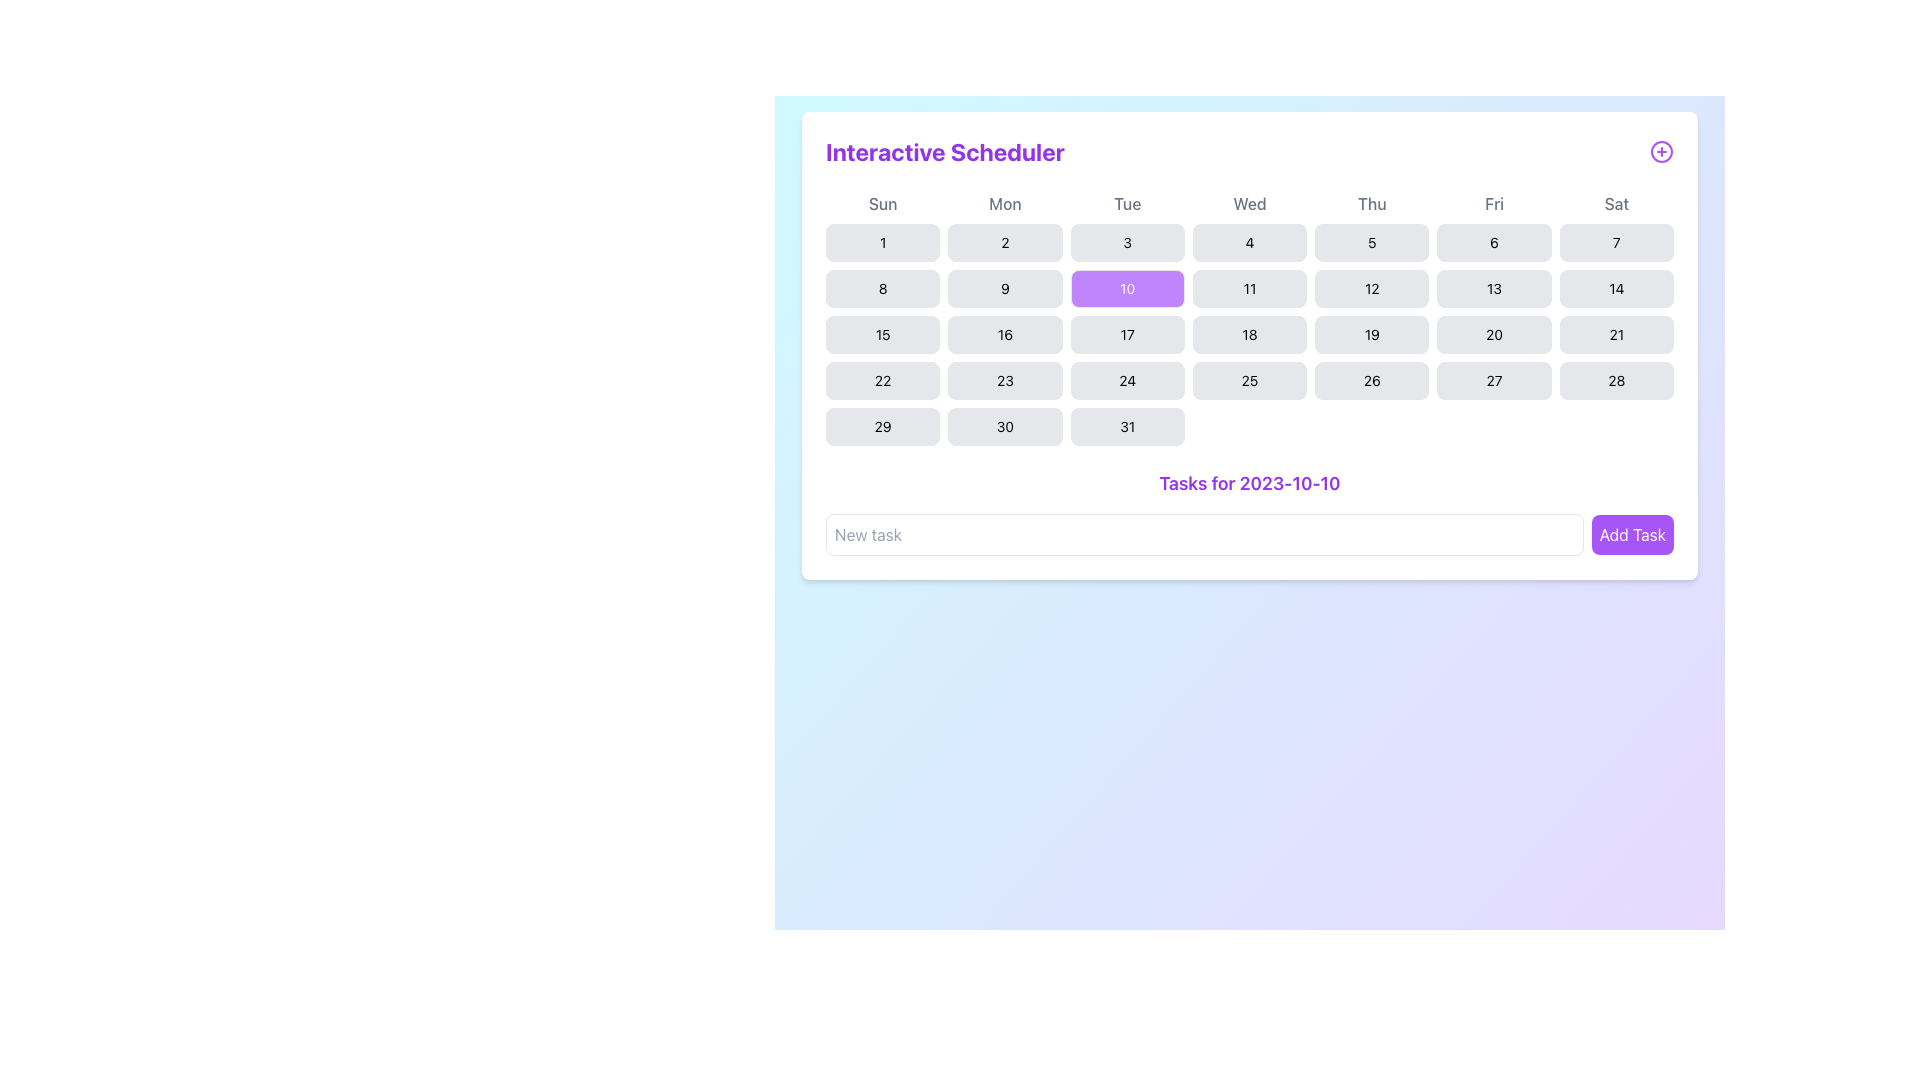  What do you see at coordinates (1248, 345) in the screenshot?
I see `a specific date cell in the Interactive Scheduler calendar component` at bounding box center [1248, 345].